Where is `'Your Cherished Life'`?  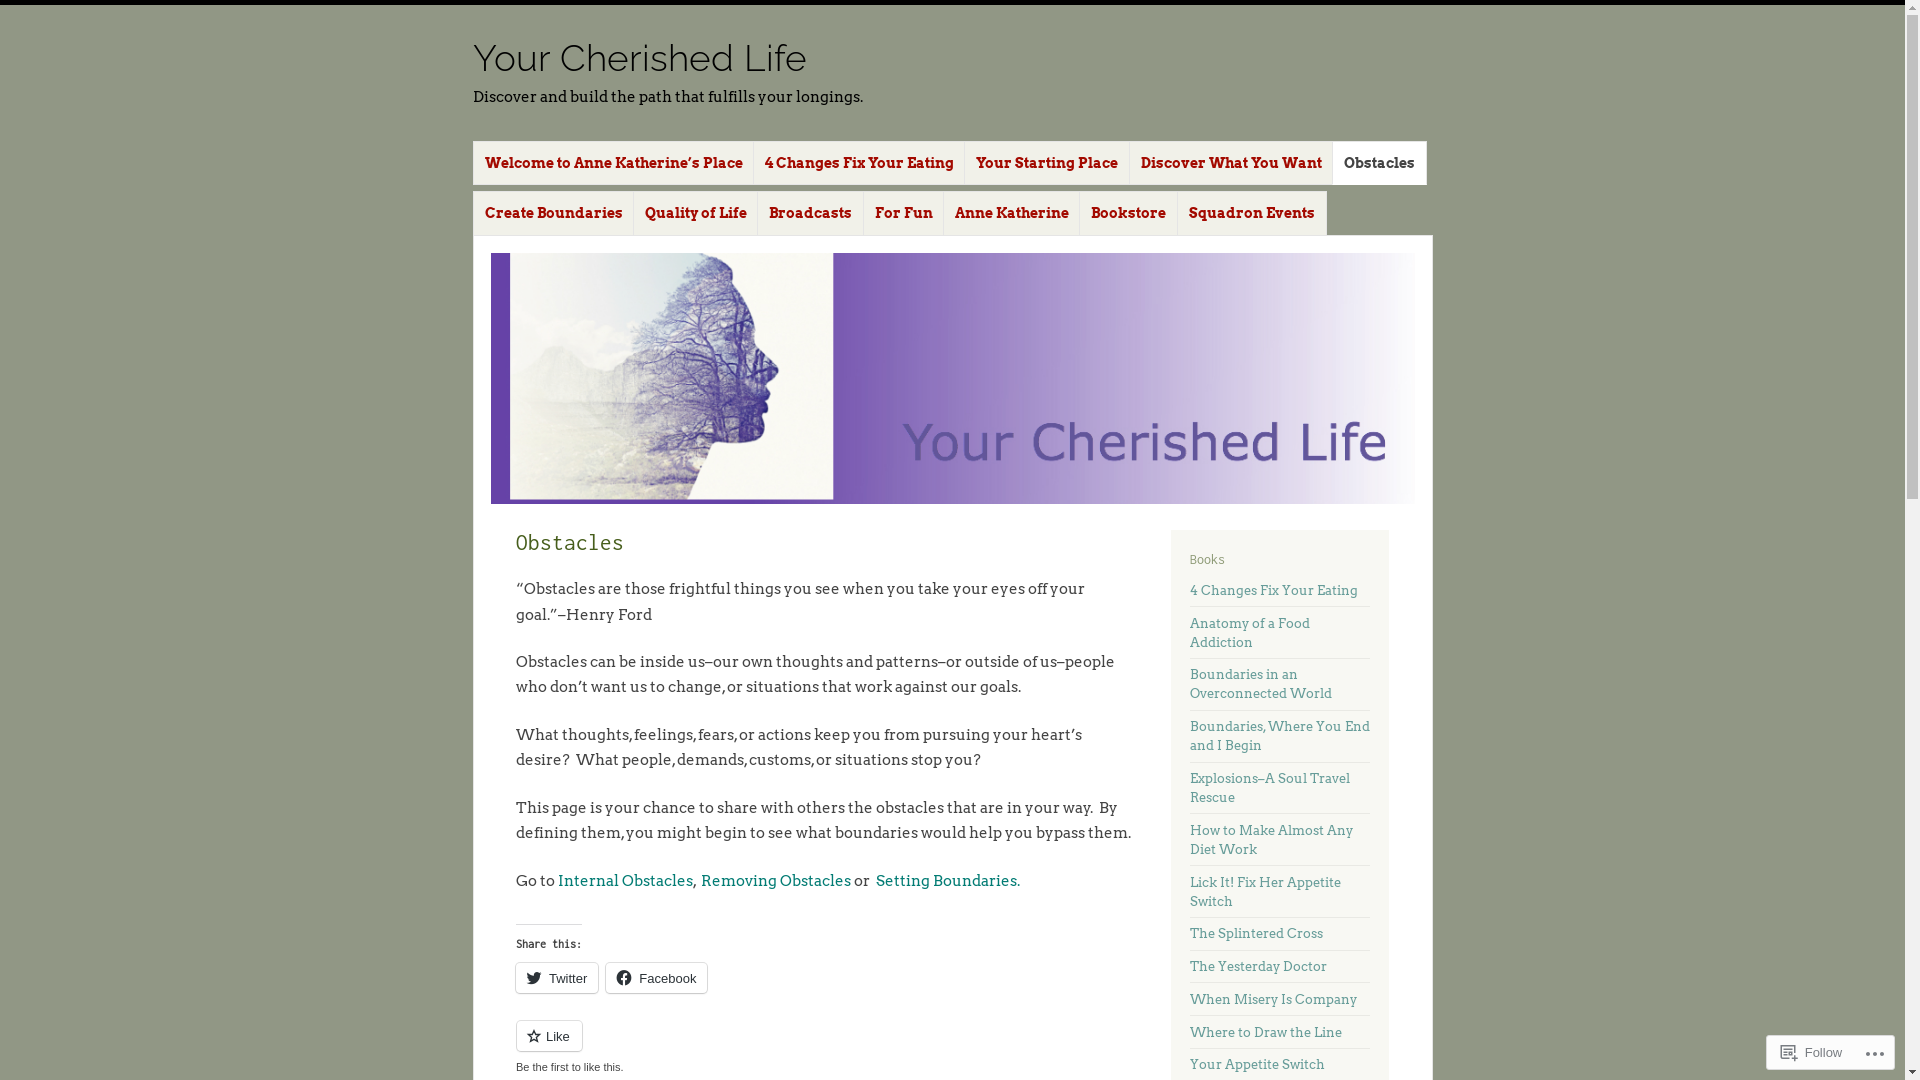 'Your Cherished Life' is located at coordinates (637, 56).